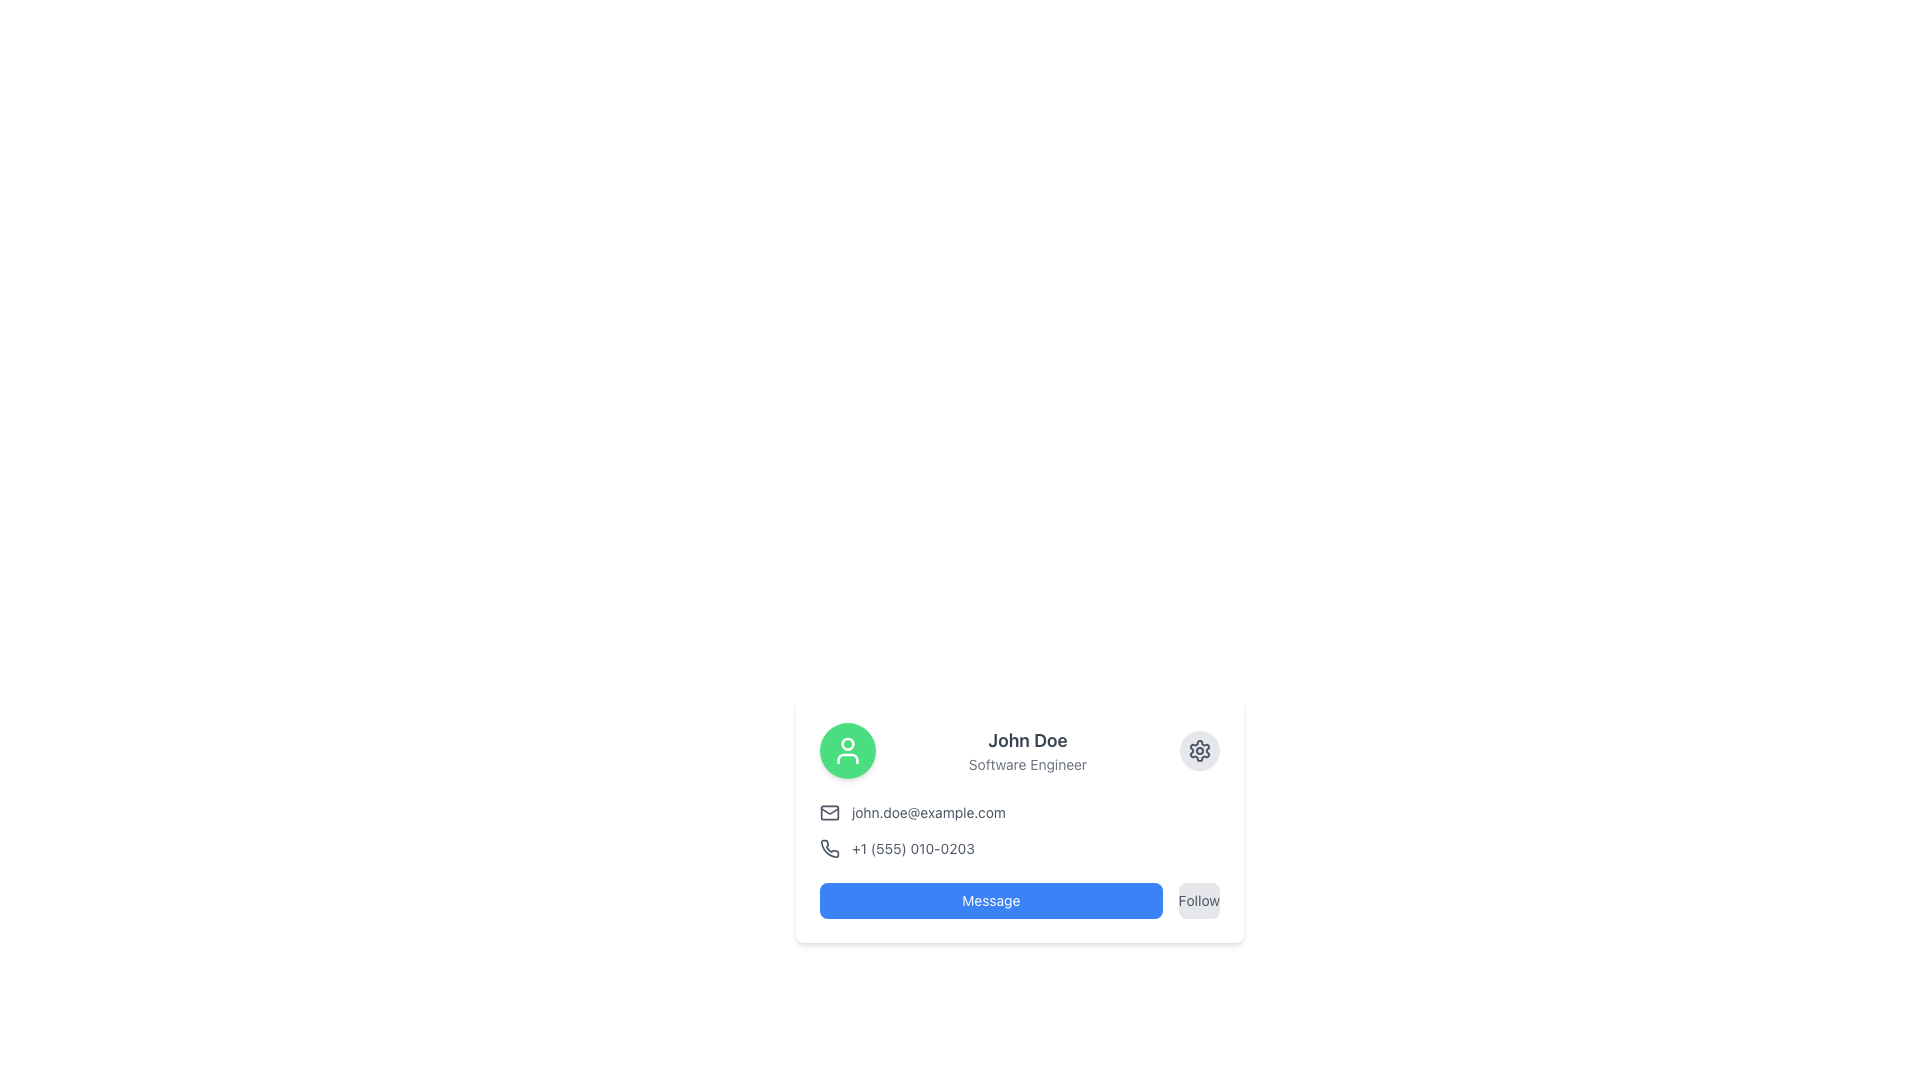 The height and width of the screenshot is (1080, 1920). What do you see at coordinates (912, 848) in the screenshot?
I see `the phone number text displayed in a smaller font size, styled in dark gray, located below the email address and to the right of the phone icon` at bounding box center [912, 848].